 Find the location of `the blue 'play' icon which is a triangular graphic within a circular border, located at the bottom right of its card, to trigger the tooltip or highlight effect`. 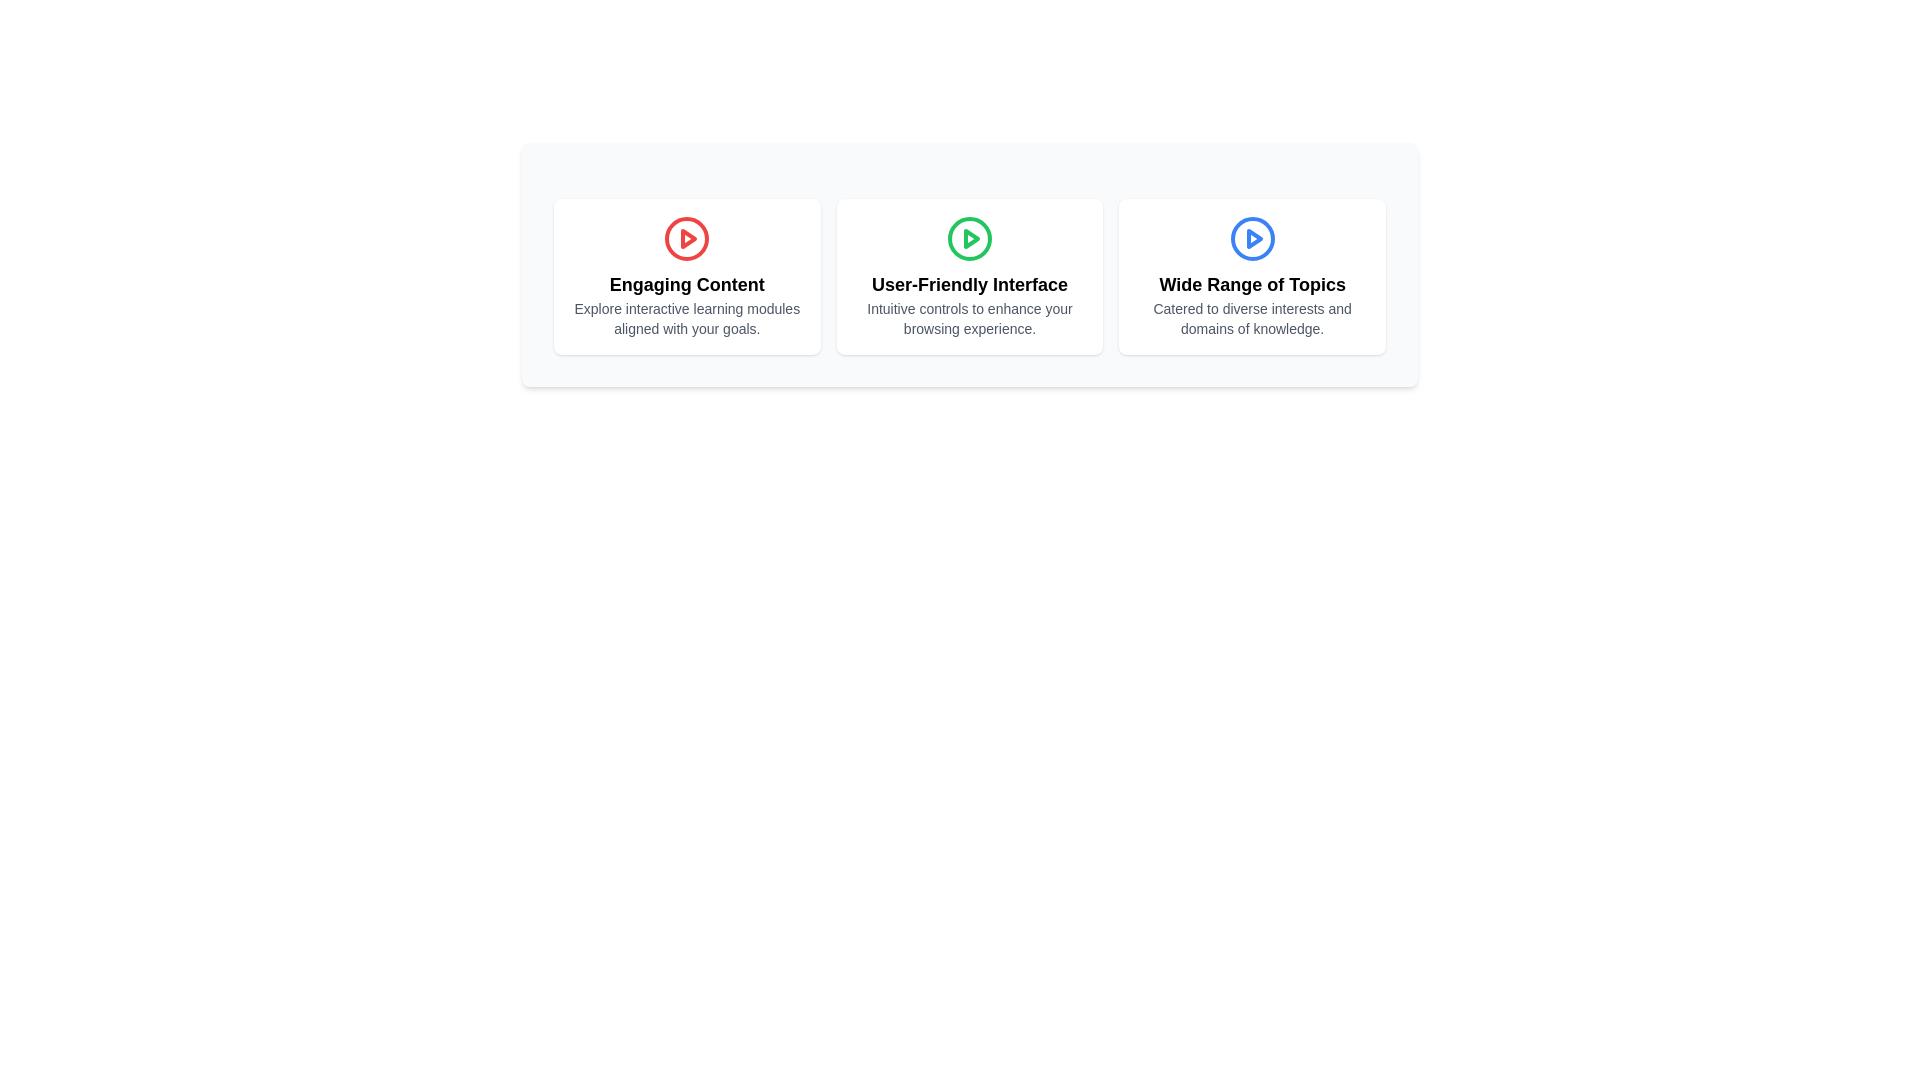

the blue 'play' icon which is a triangular graphic within a circular border, located at the bottom right of its card, to trigger the tooltip or highlight effect is located at coordinates (1253, 238).